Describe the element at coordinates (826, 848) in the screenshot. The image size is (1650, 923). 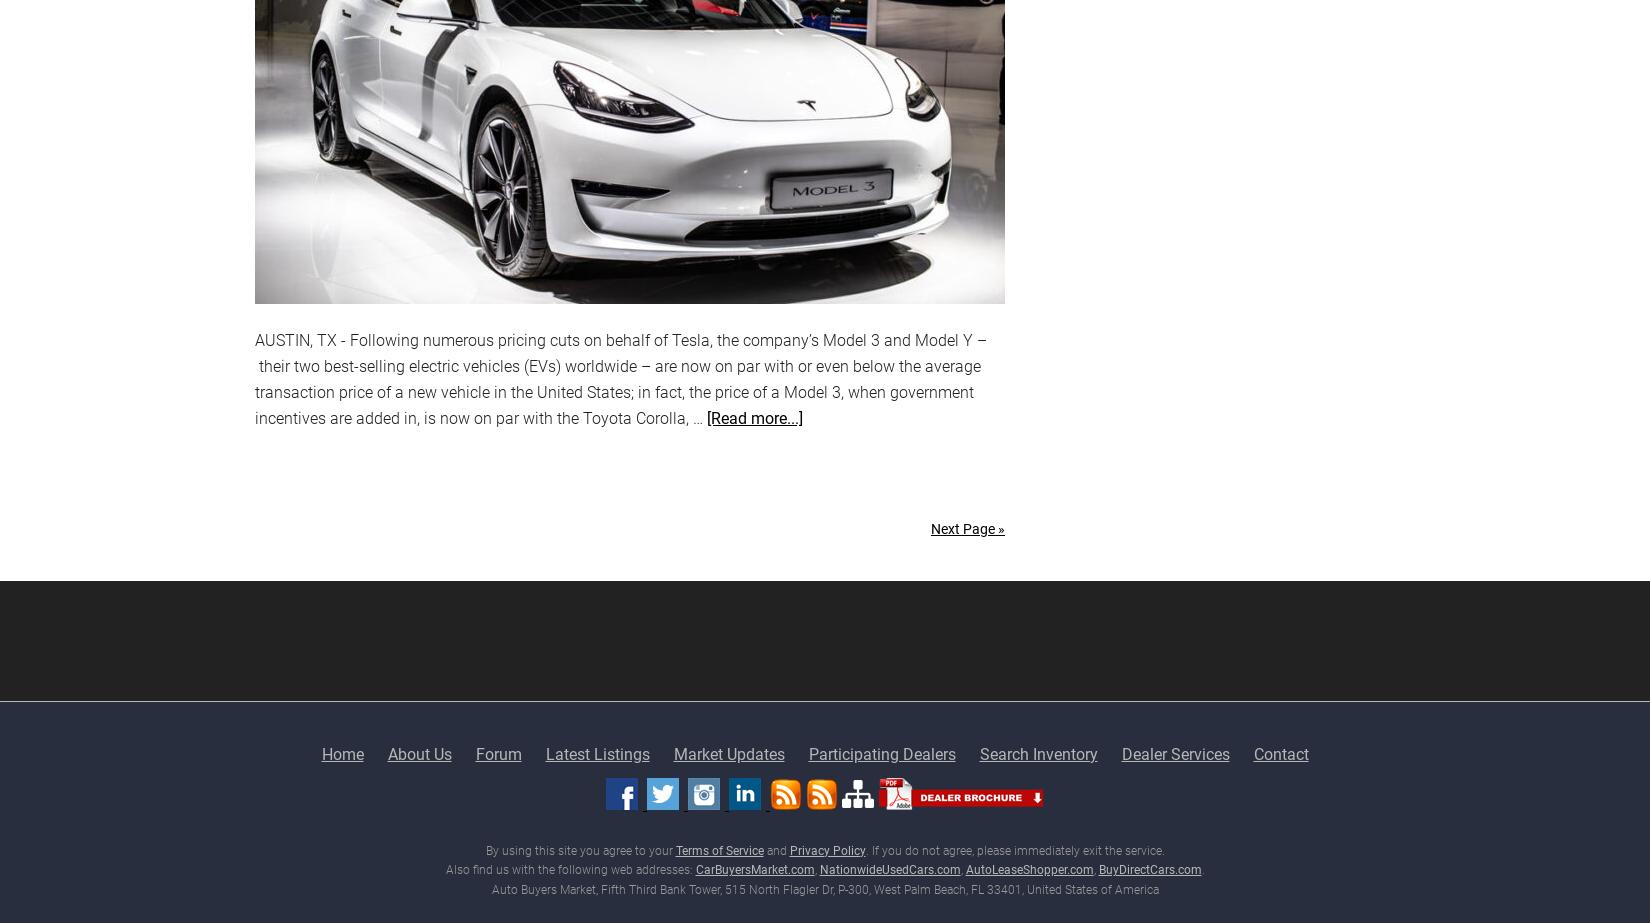
I see `'Privacy Policy'` at that location.